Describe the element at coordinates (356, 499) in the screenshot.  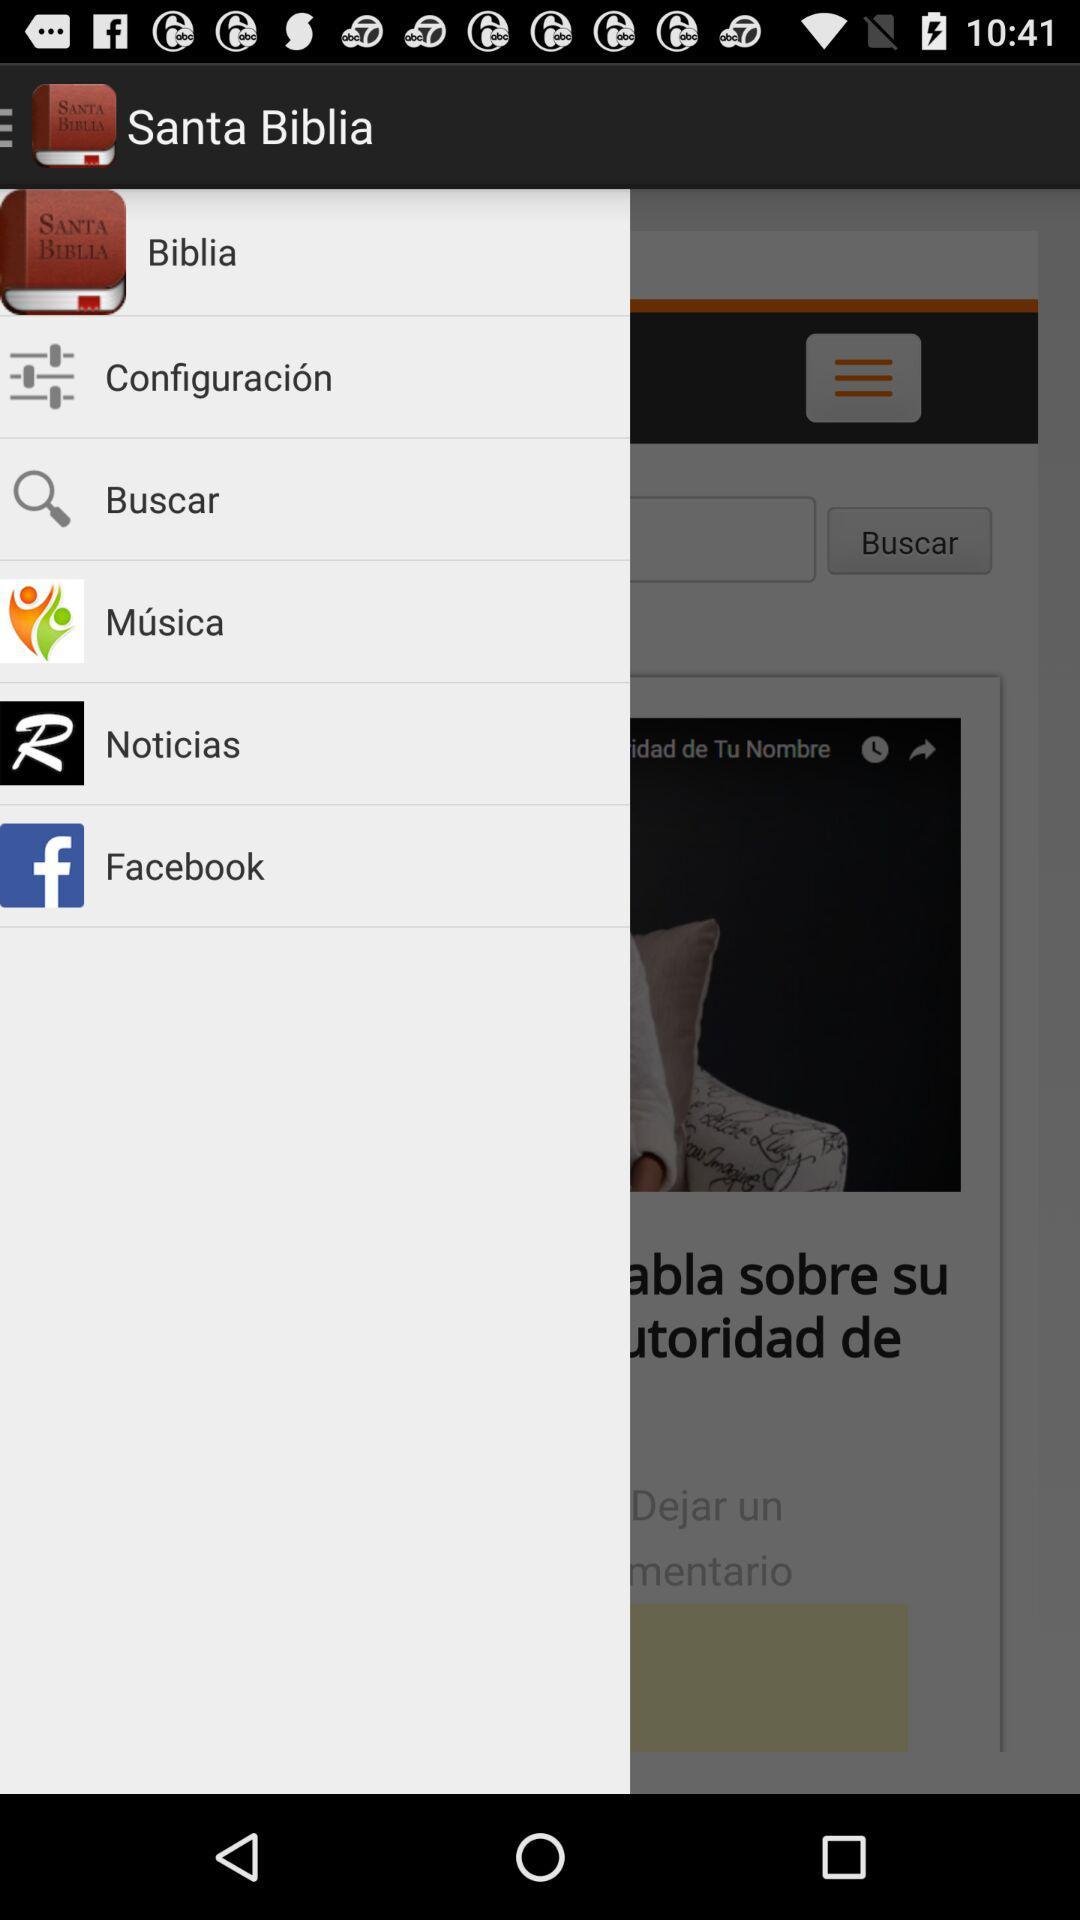
I see `buscar item` at that location.